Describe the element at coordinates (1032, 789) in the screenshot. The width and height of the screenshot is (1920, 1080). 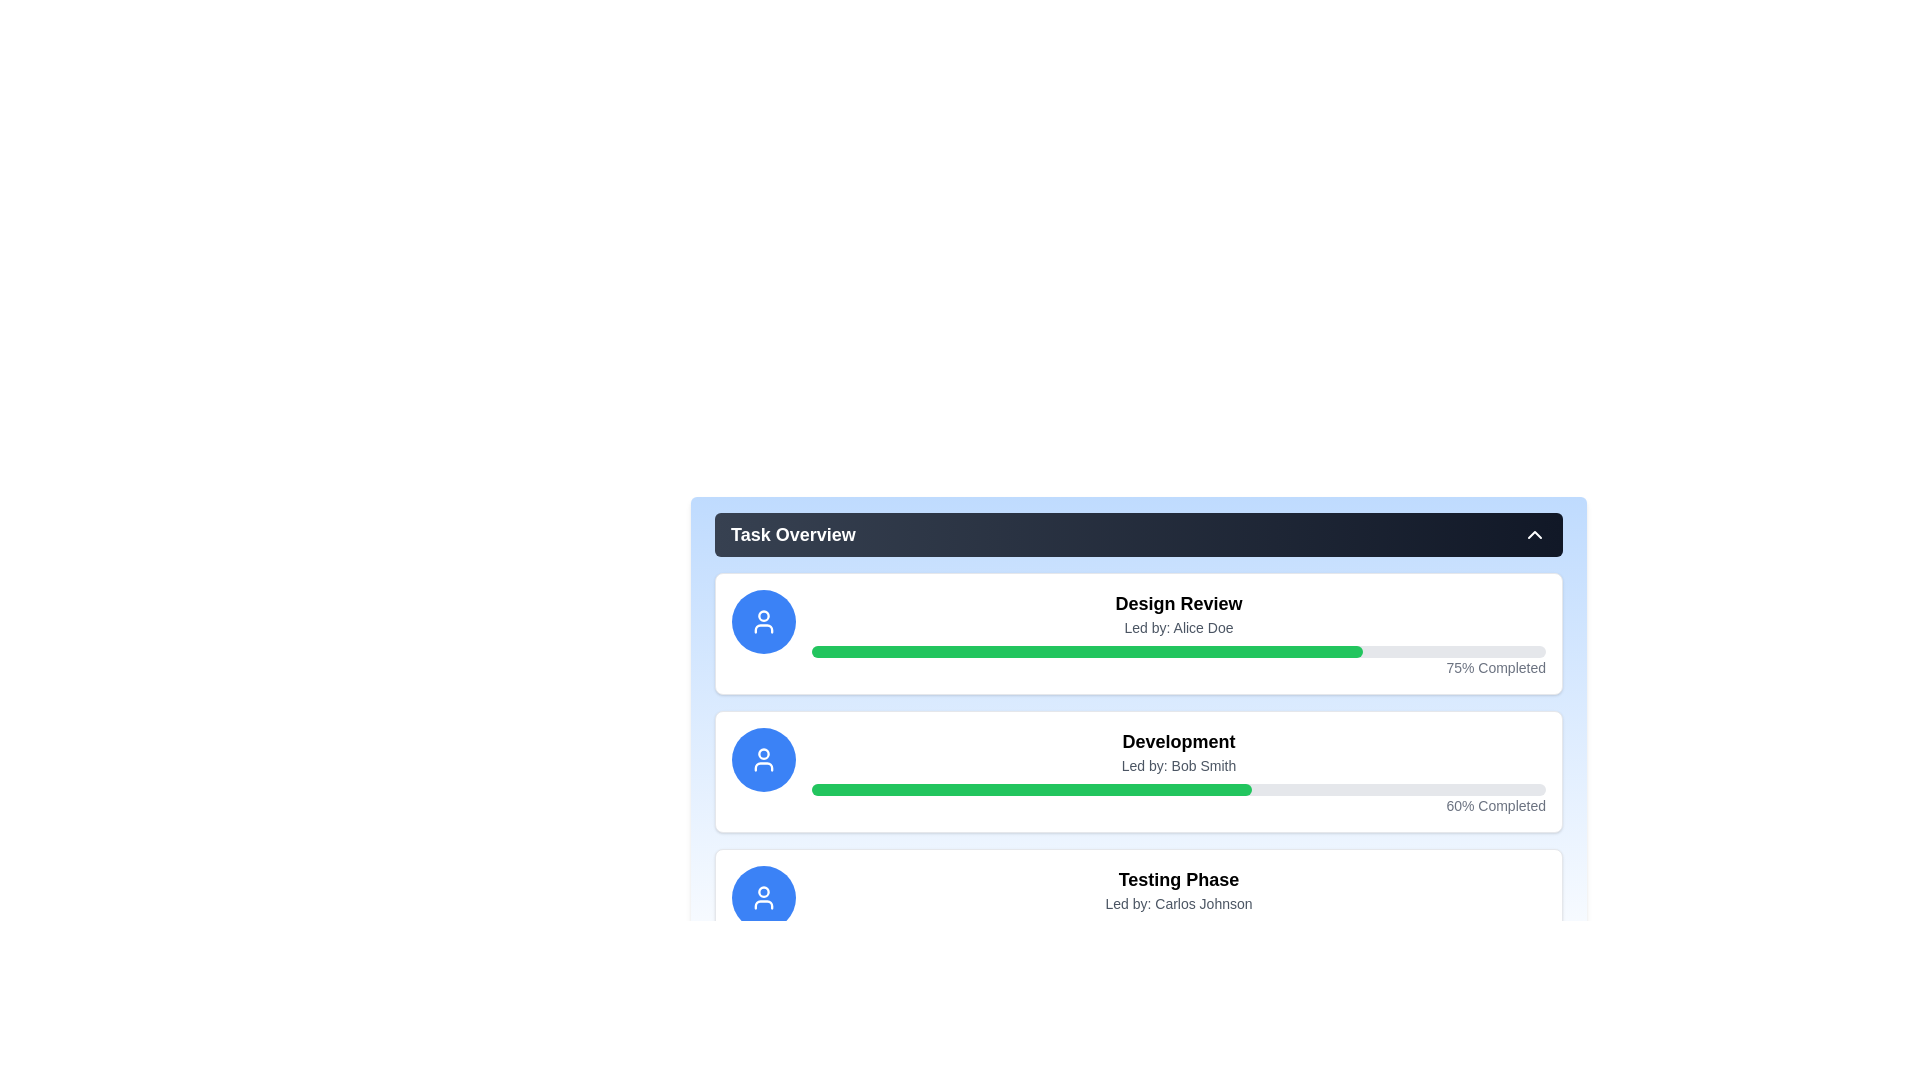
I see `the green progress bar that represents a specific percentage of completion within the 'Development' task card` at that location.